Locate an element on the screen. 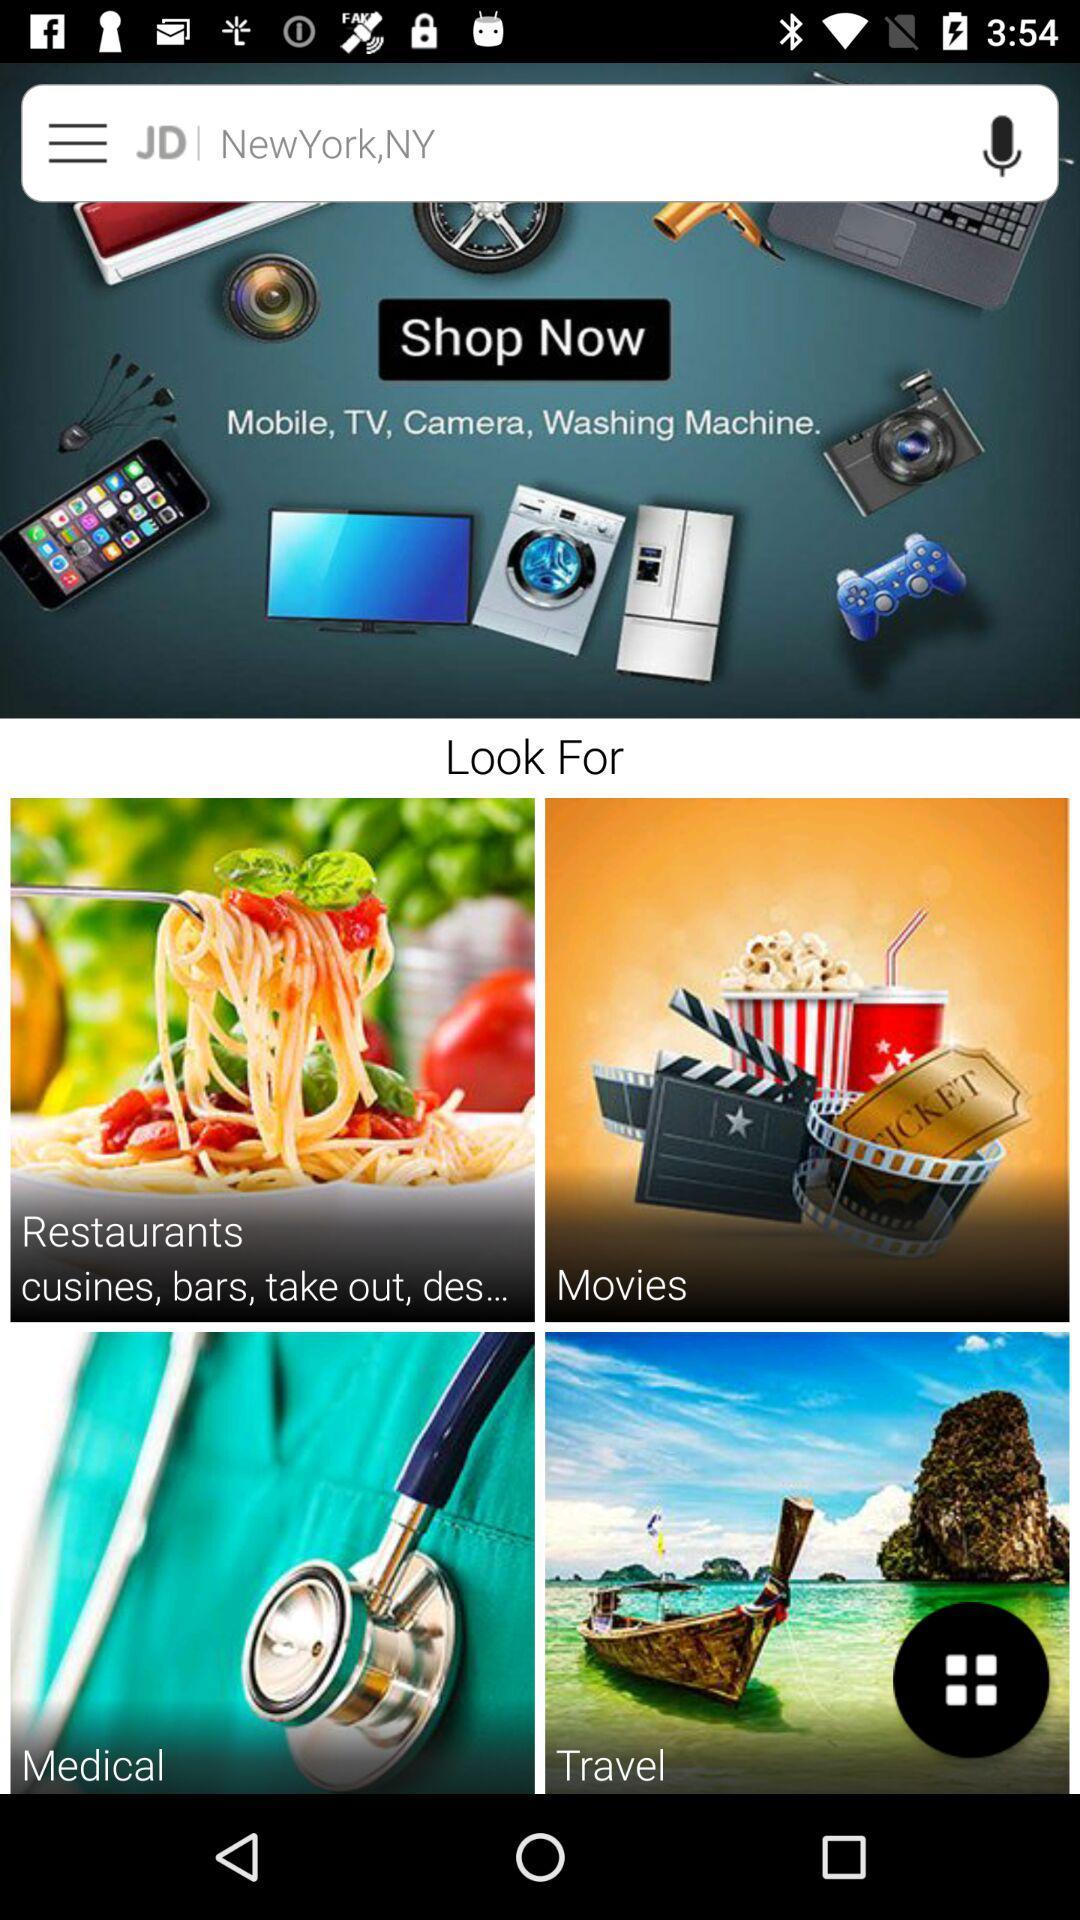 Image resolution: width=1080 pixels, height=1920 pixels. the doctors hospitals diagnostic icon is located at coordinates (272, 1793).